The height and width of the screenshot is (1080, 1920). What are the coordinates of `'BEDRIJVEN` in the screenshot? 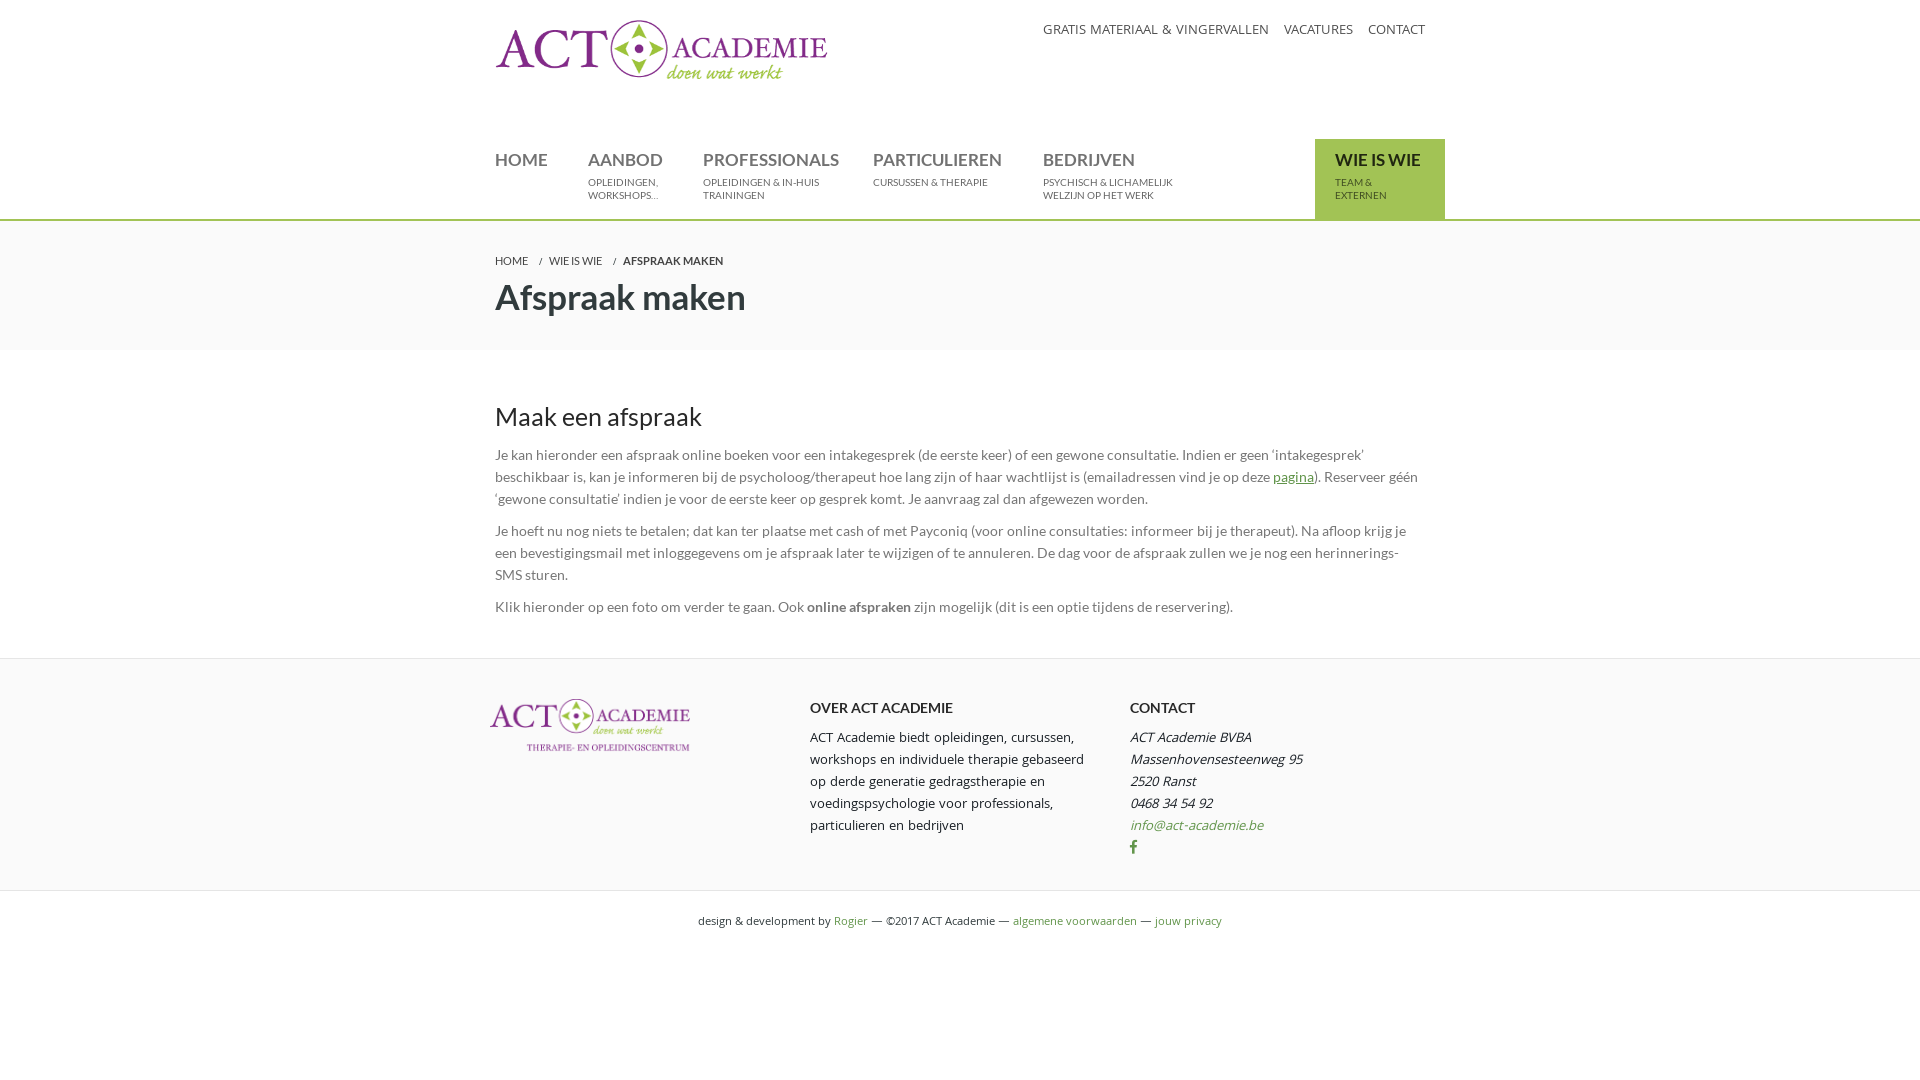 It's located at (1107, 177).